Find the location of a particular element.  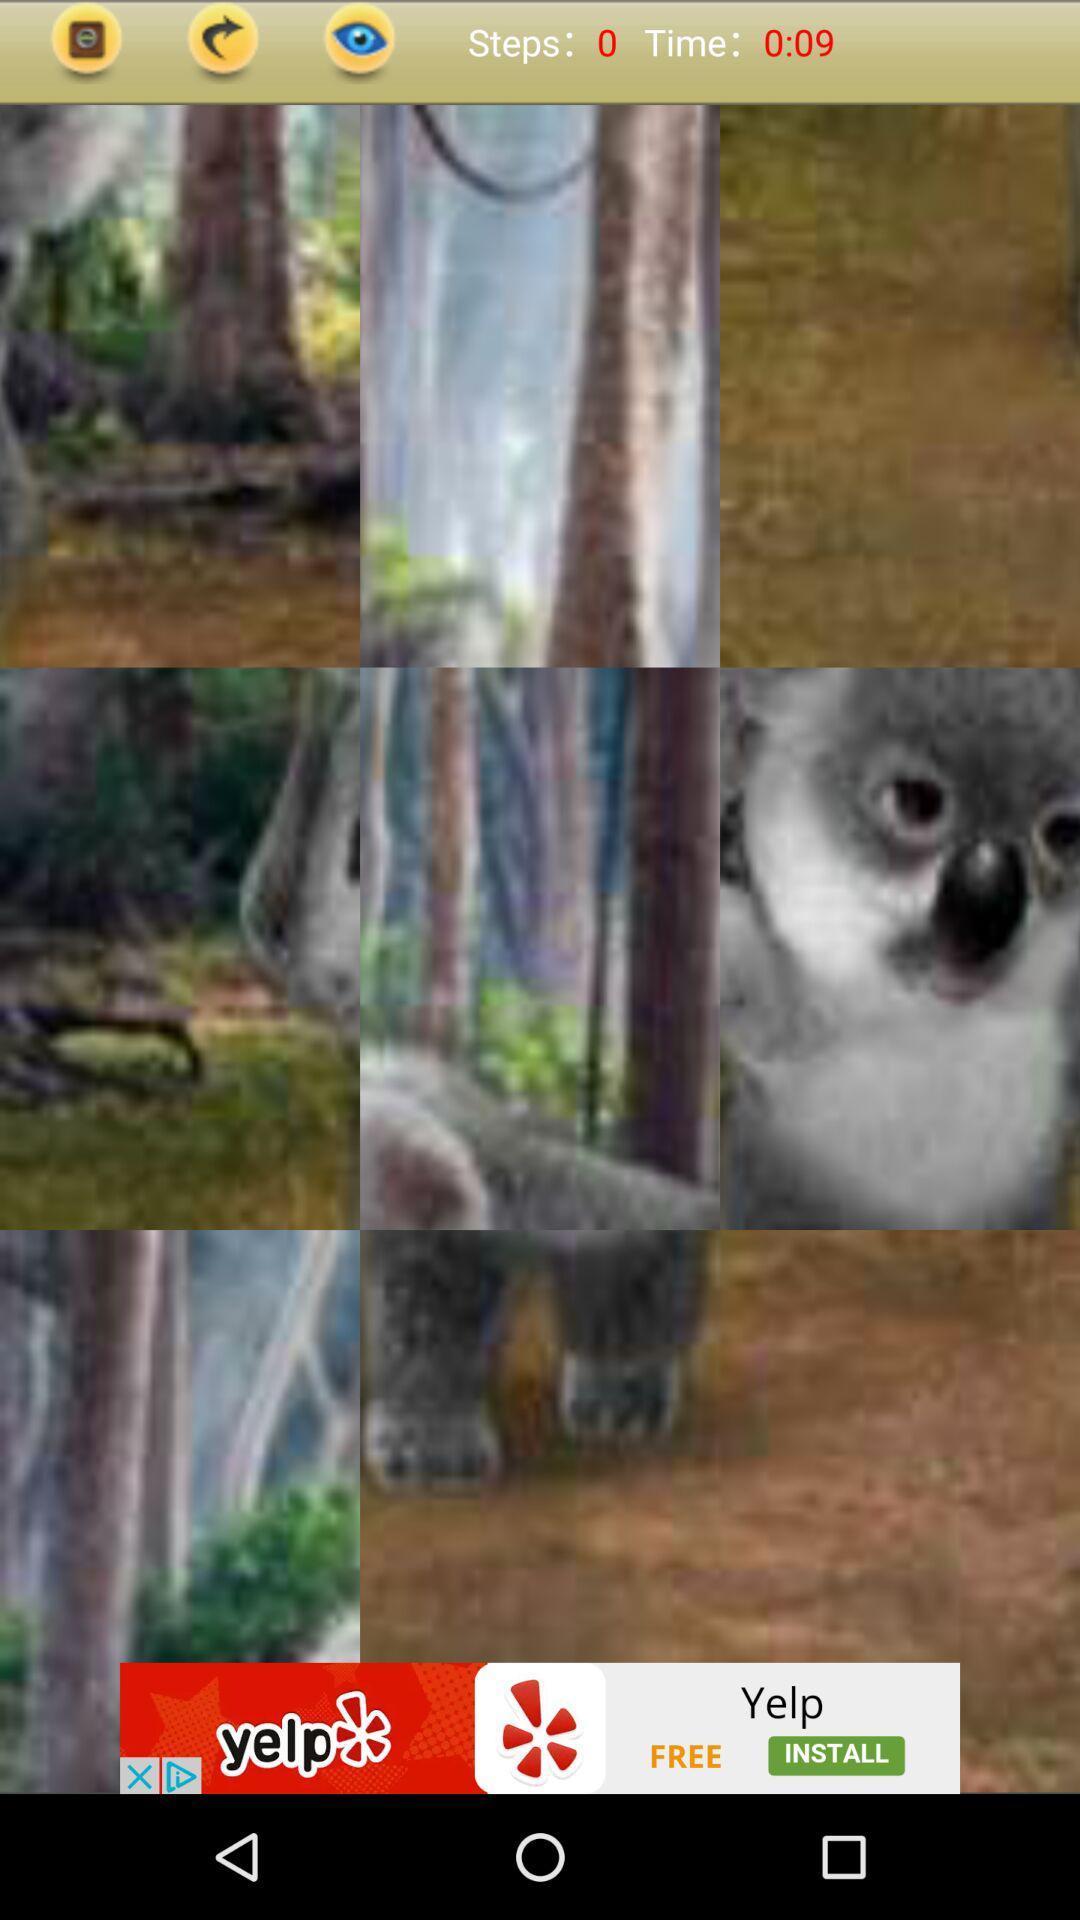

the visibility icon is located at coordinates (358, 42).